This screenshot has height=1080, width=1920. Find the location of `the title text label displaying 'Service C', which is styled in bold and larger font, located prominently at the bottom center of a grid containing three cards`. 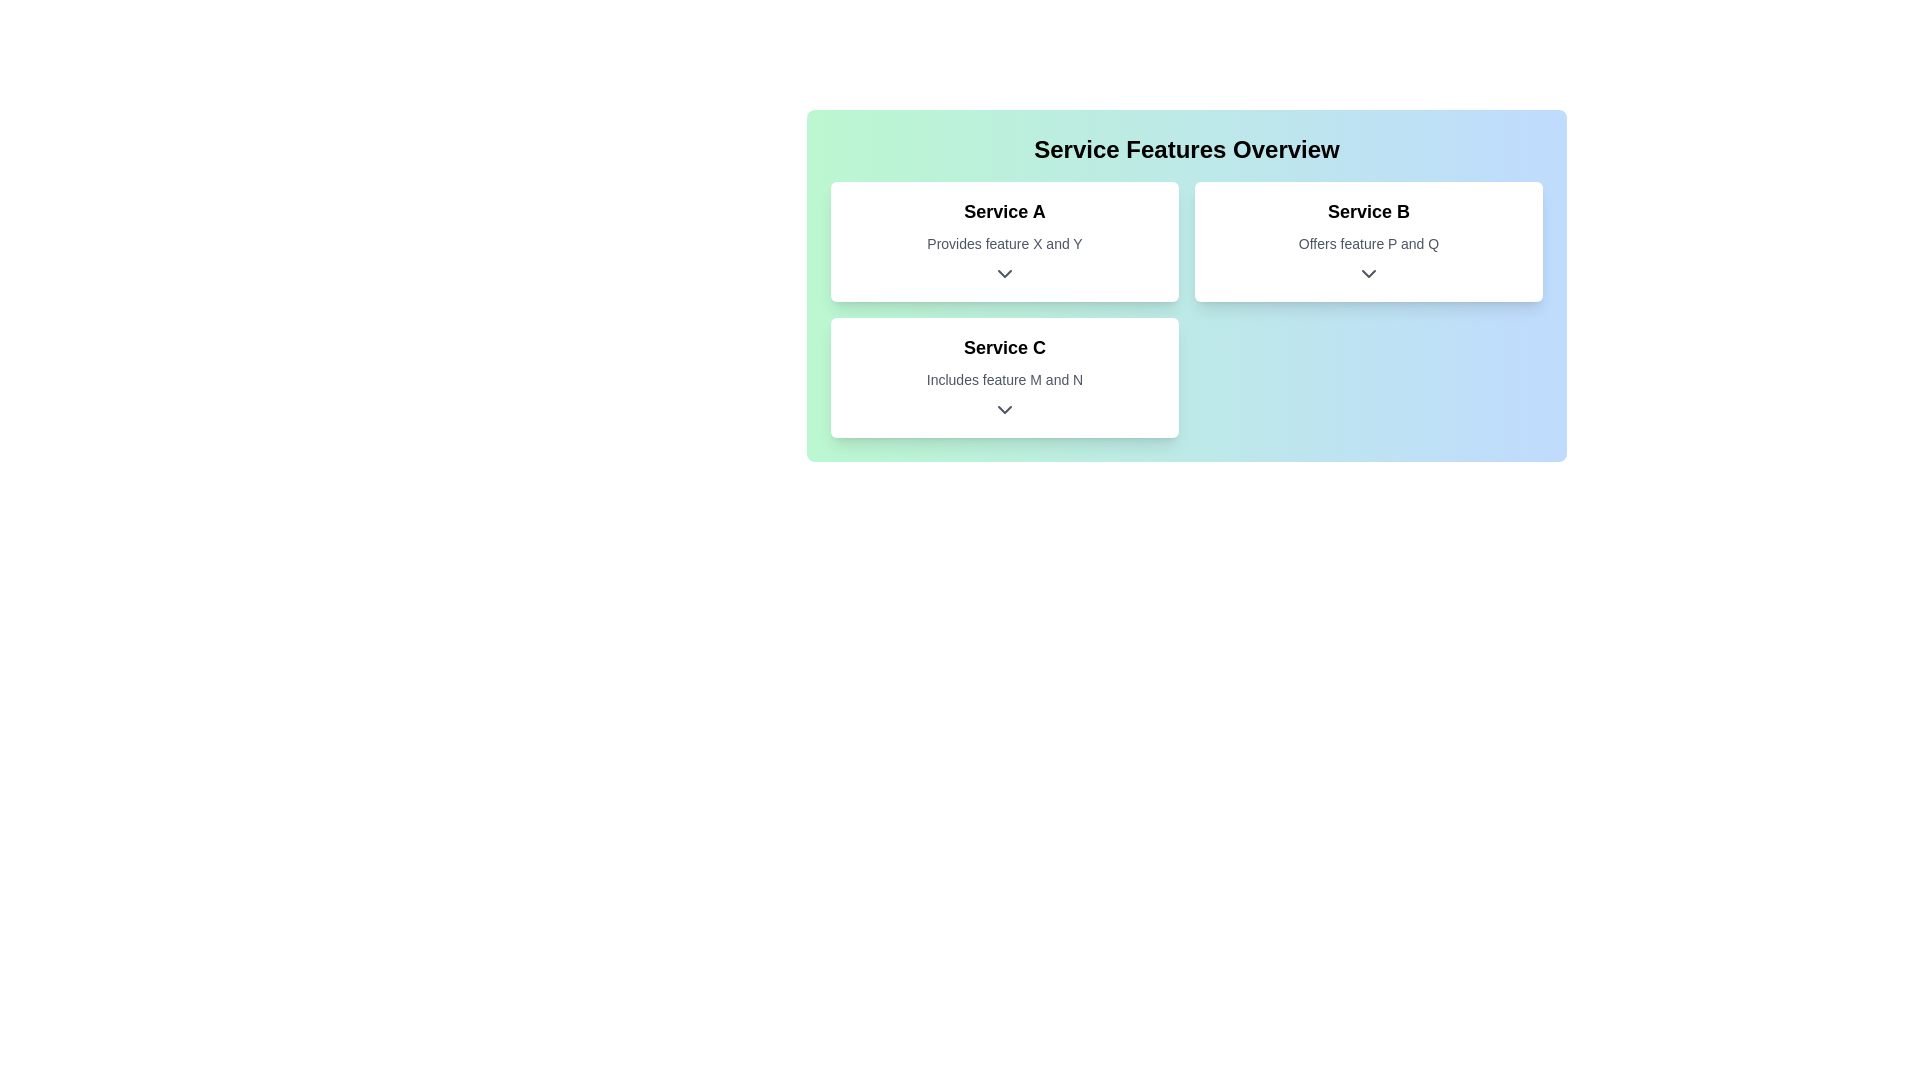

the title text label displaying 'Service C', which is styled in bold and larger font, located prominently at the bottom center of a grid containing three cards is located at coordinates (1004, 346).